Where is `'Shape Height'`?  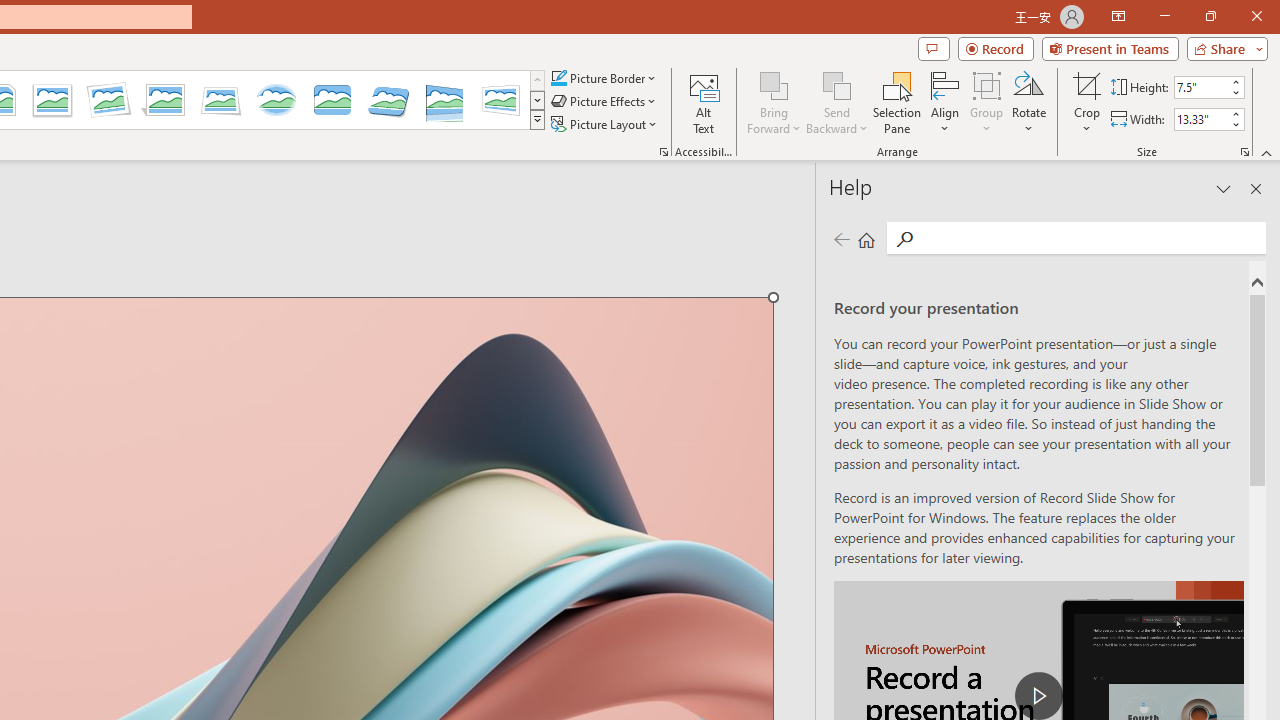
'Shape Height' is located at coordinates (1200, 86).